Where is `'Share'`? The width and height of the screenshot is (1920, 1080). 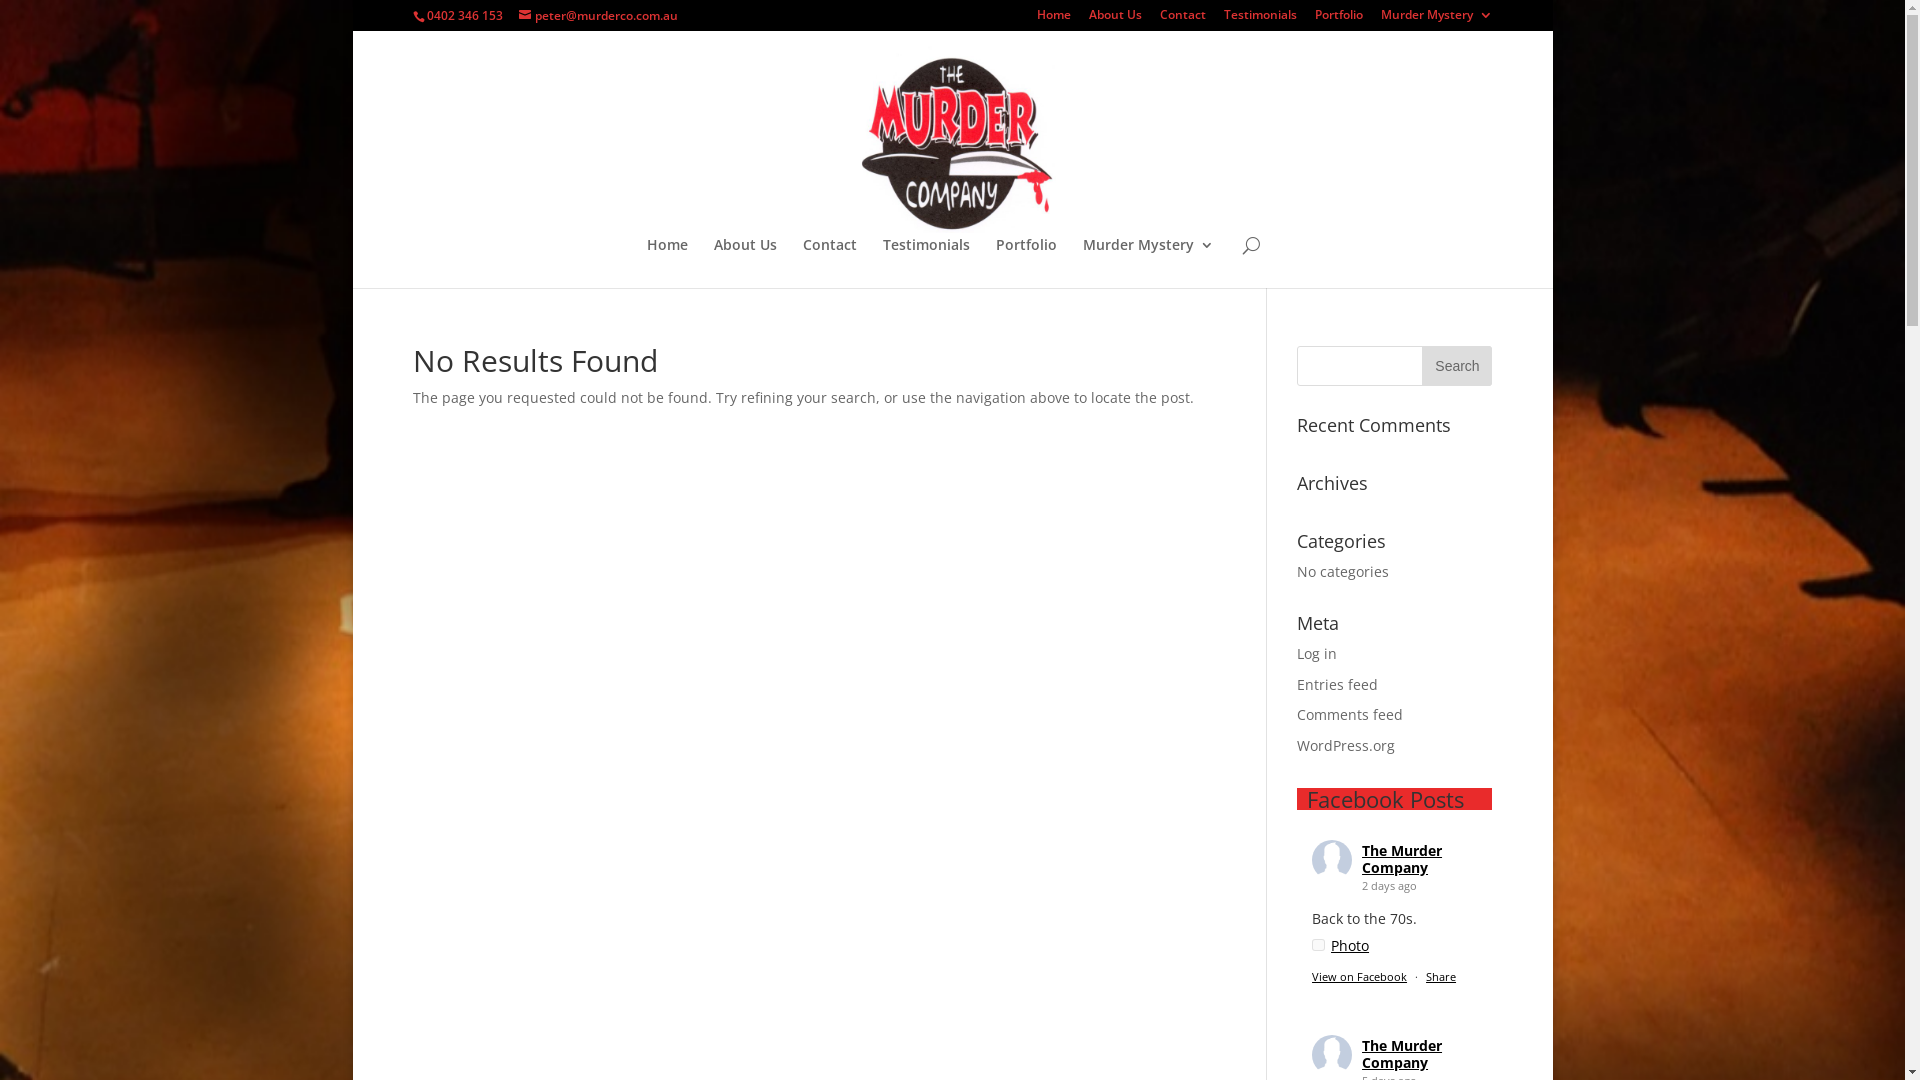
'Share' is located at coordinates (1440, 975).